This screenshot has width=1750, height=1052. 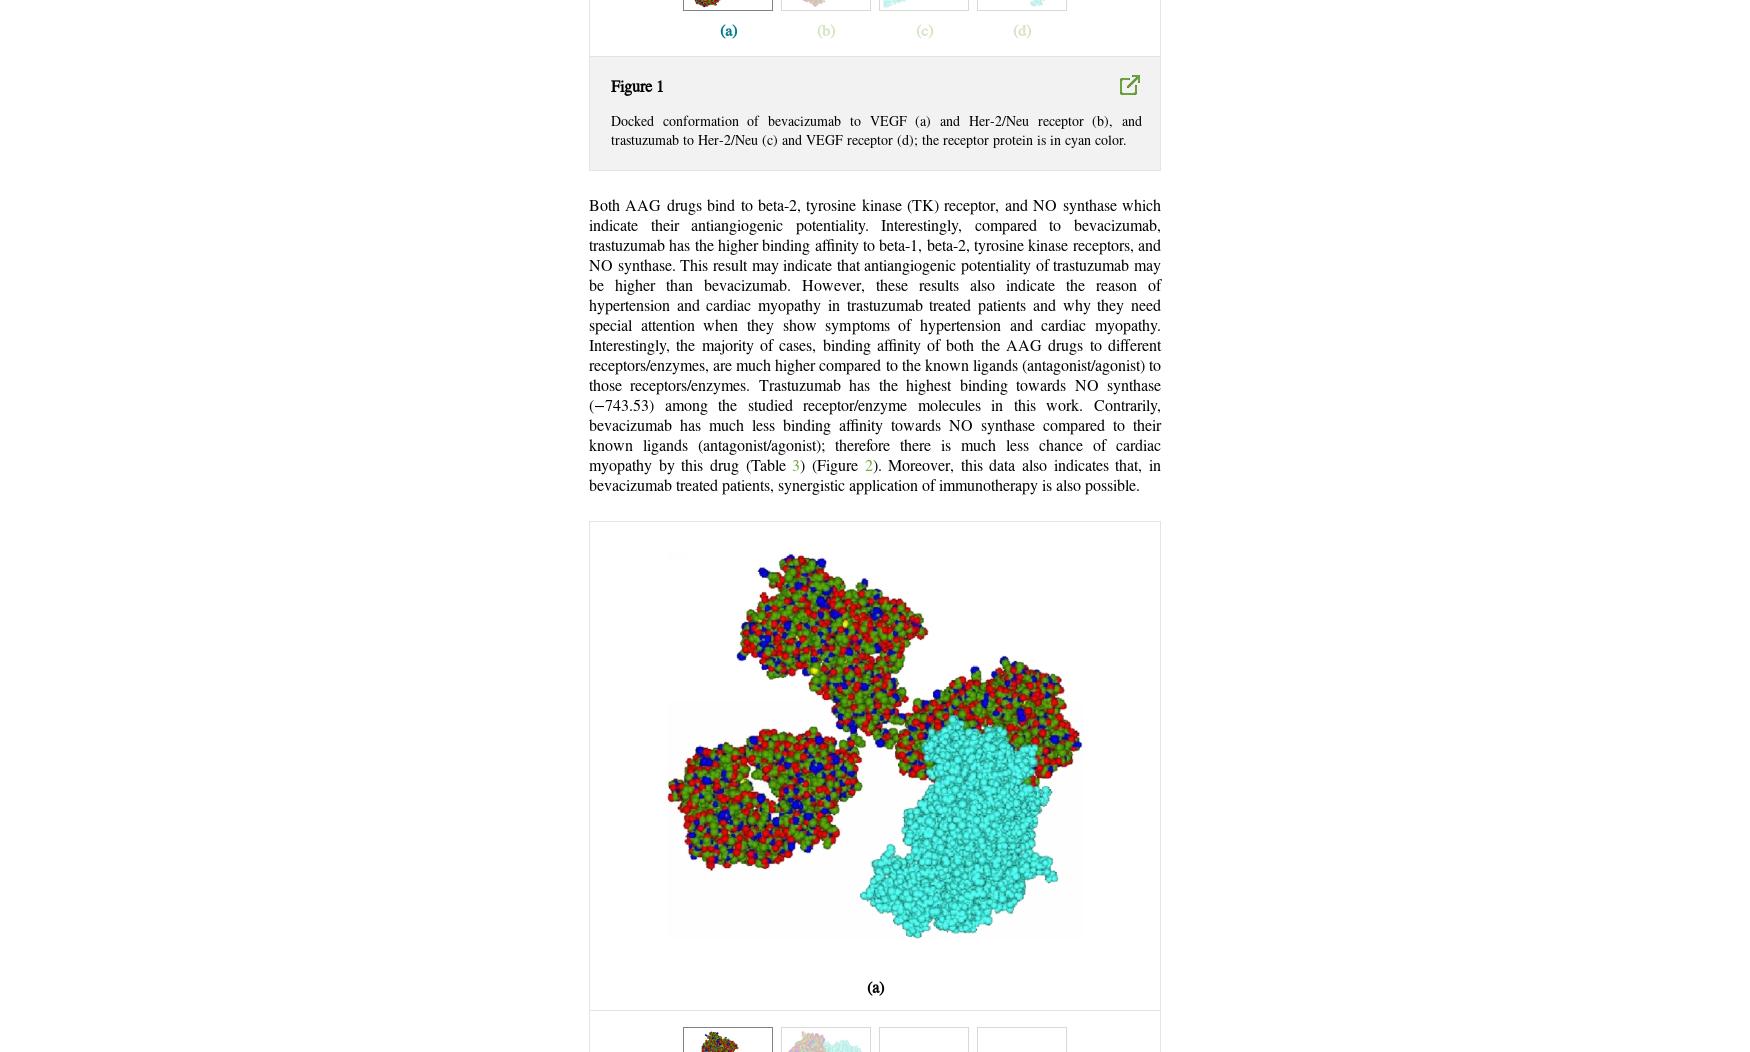 What do you see at coordinates (868, 466) in the screenshot?
I see `'2'` at bounding box center [868, 466].